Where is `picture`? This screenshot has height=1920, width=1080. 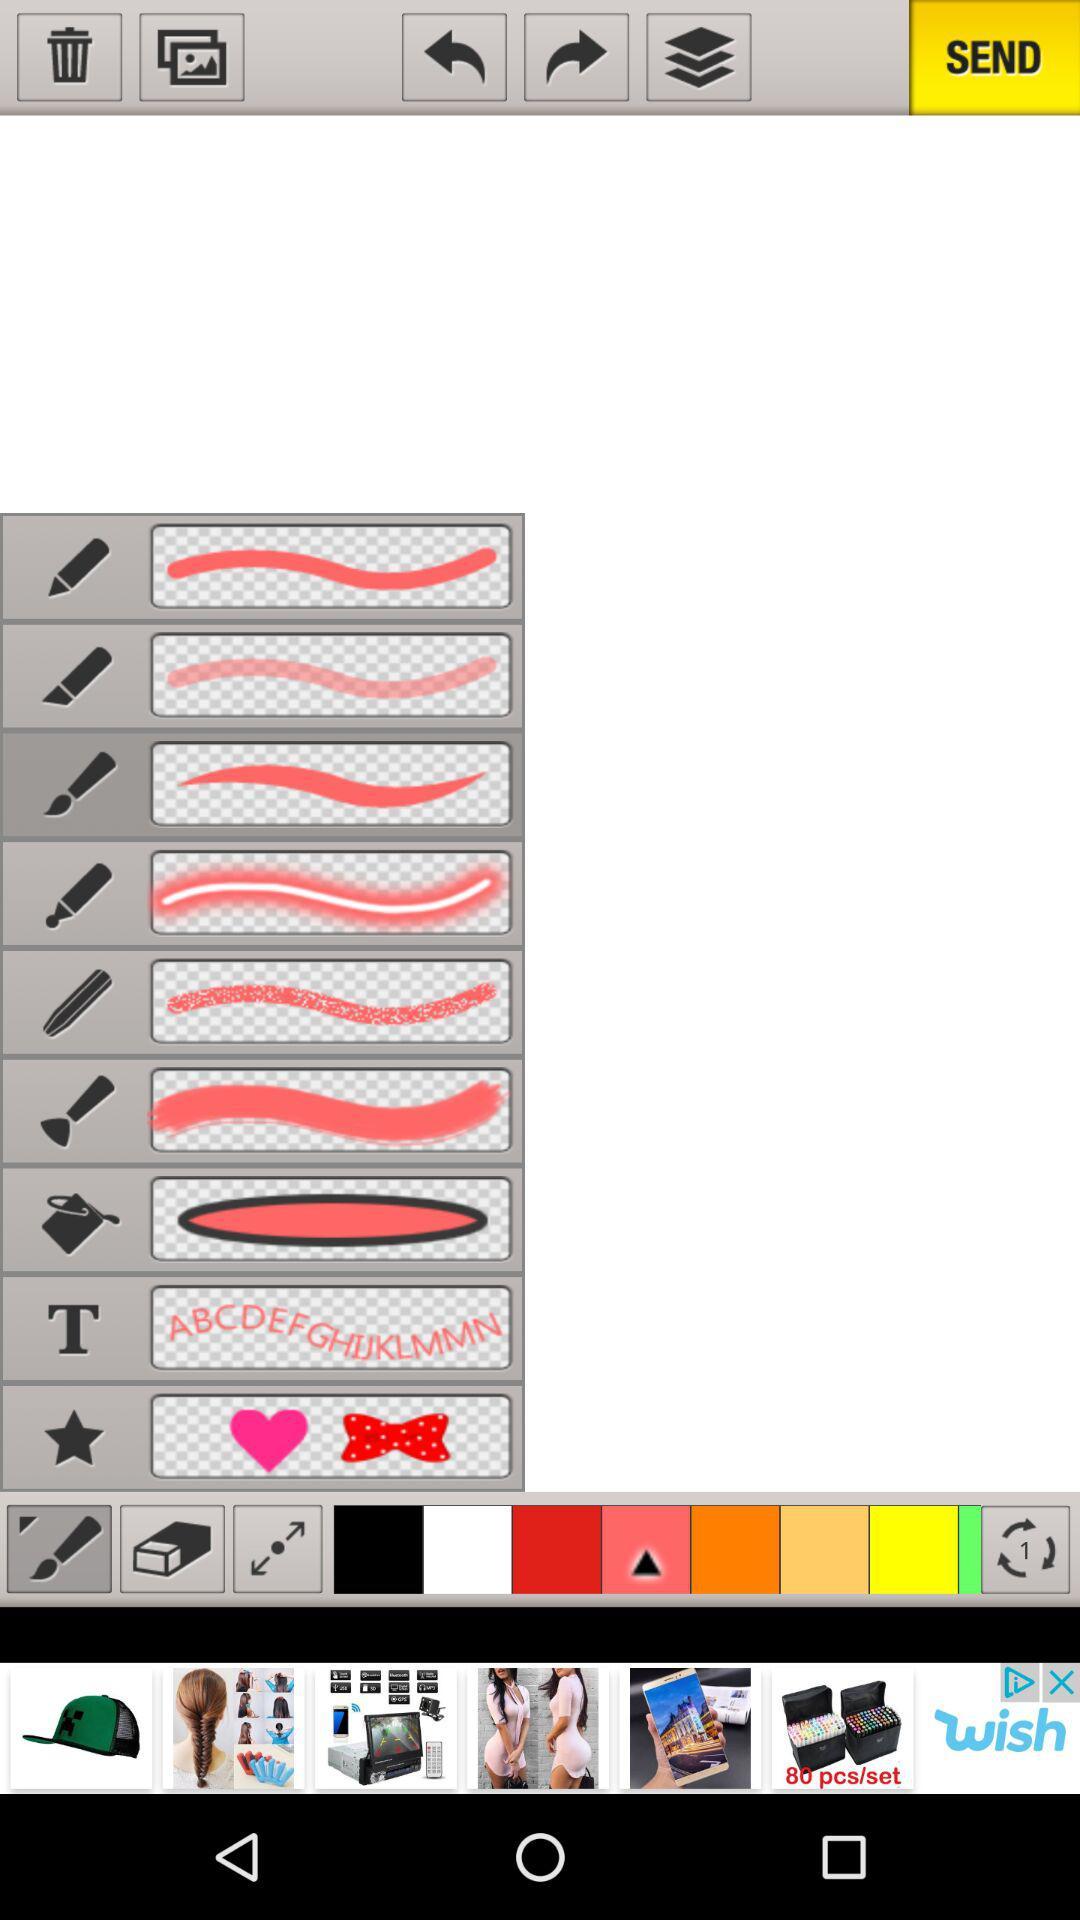 picture is located at coordinates (192, 57).